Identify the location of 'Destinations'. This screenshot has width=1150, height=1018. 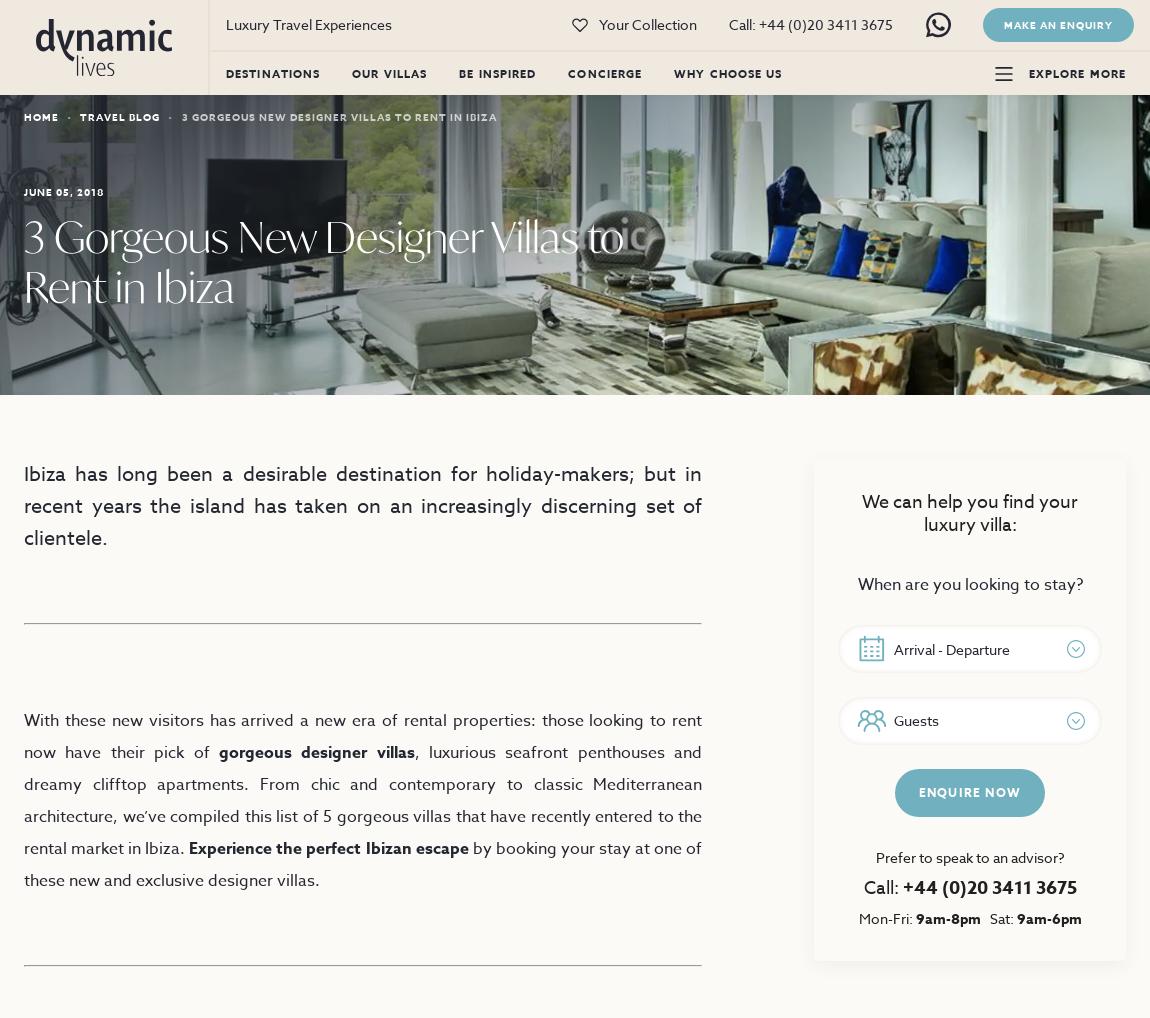
(272, 73).